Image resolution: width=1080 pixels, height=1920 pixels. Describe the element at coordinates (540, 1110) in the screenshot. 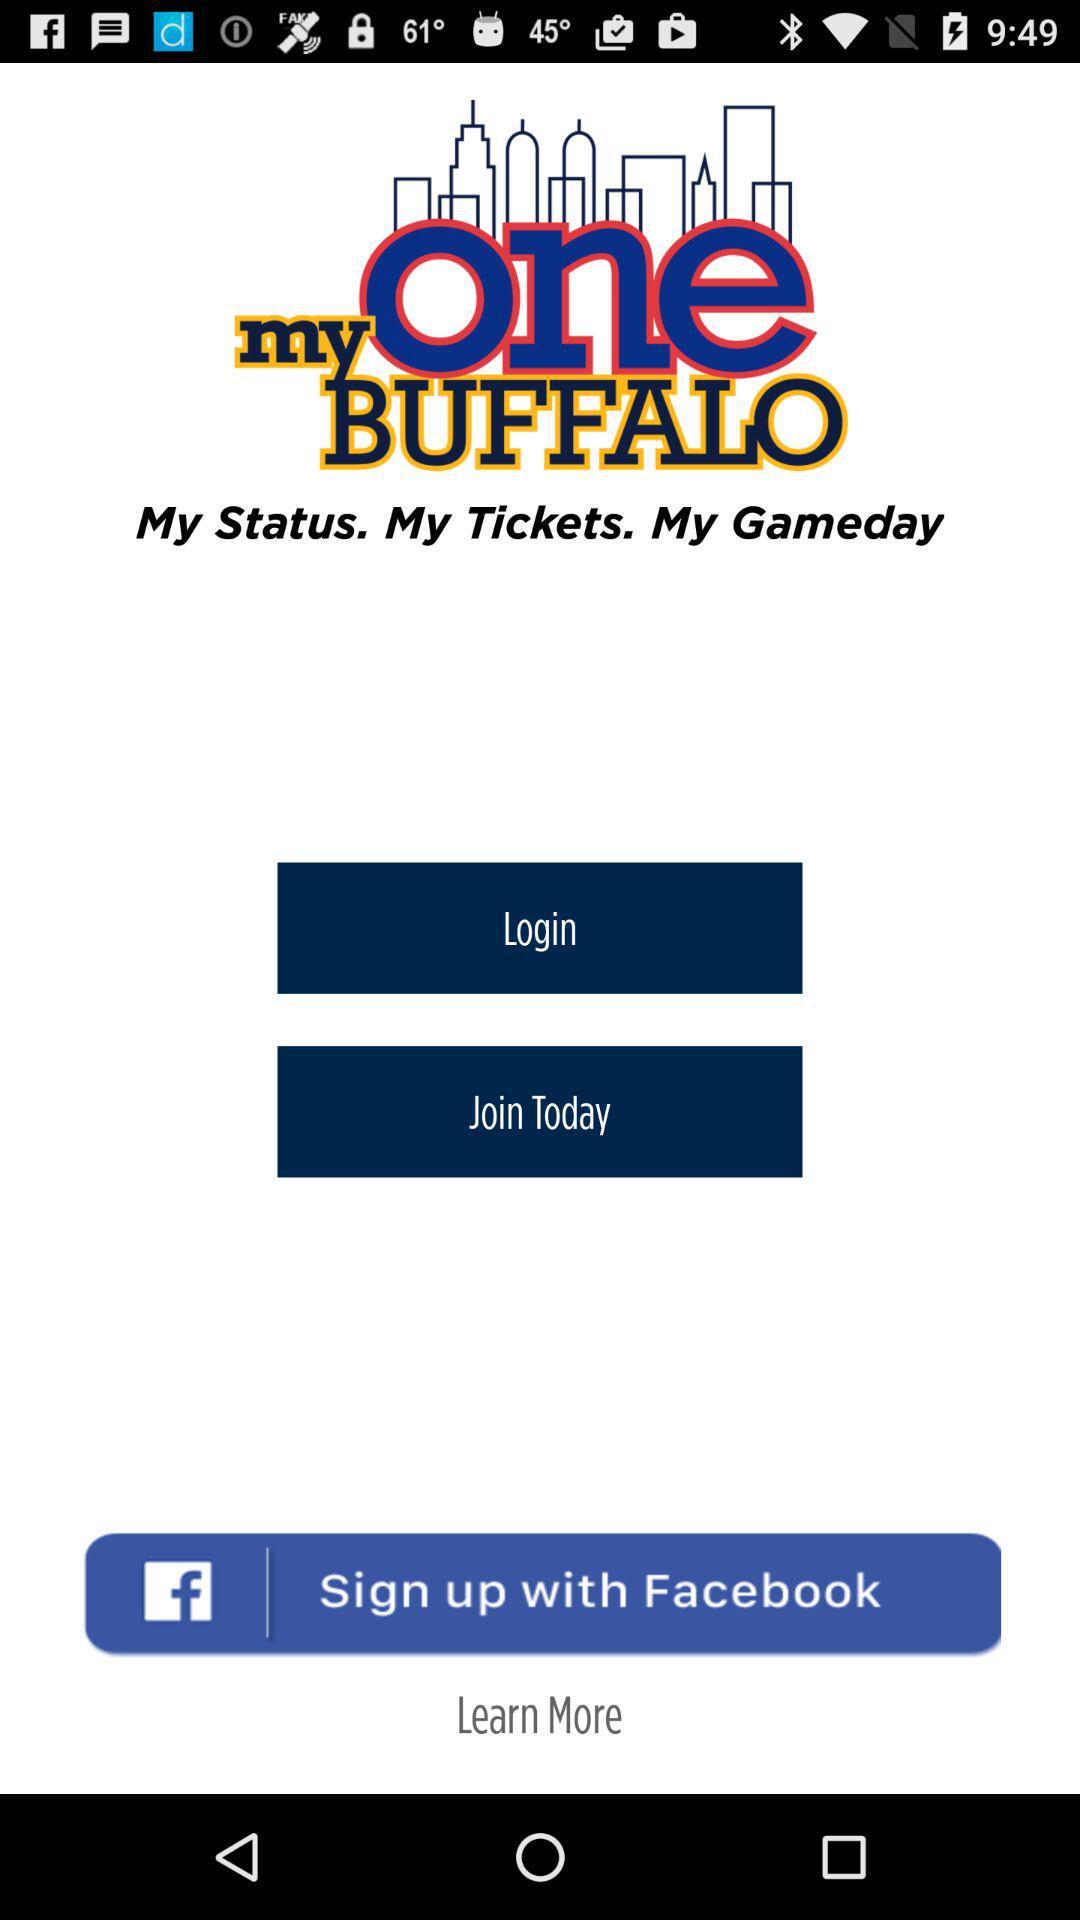

I see `join today` at that location.